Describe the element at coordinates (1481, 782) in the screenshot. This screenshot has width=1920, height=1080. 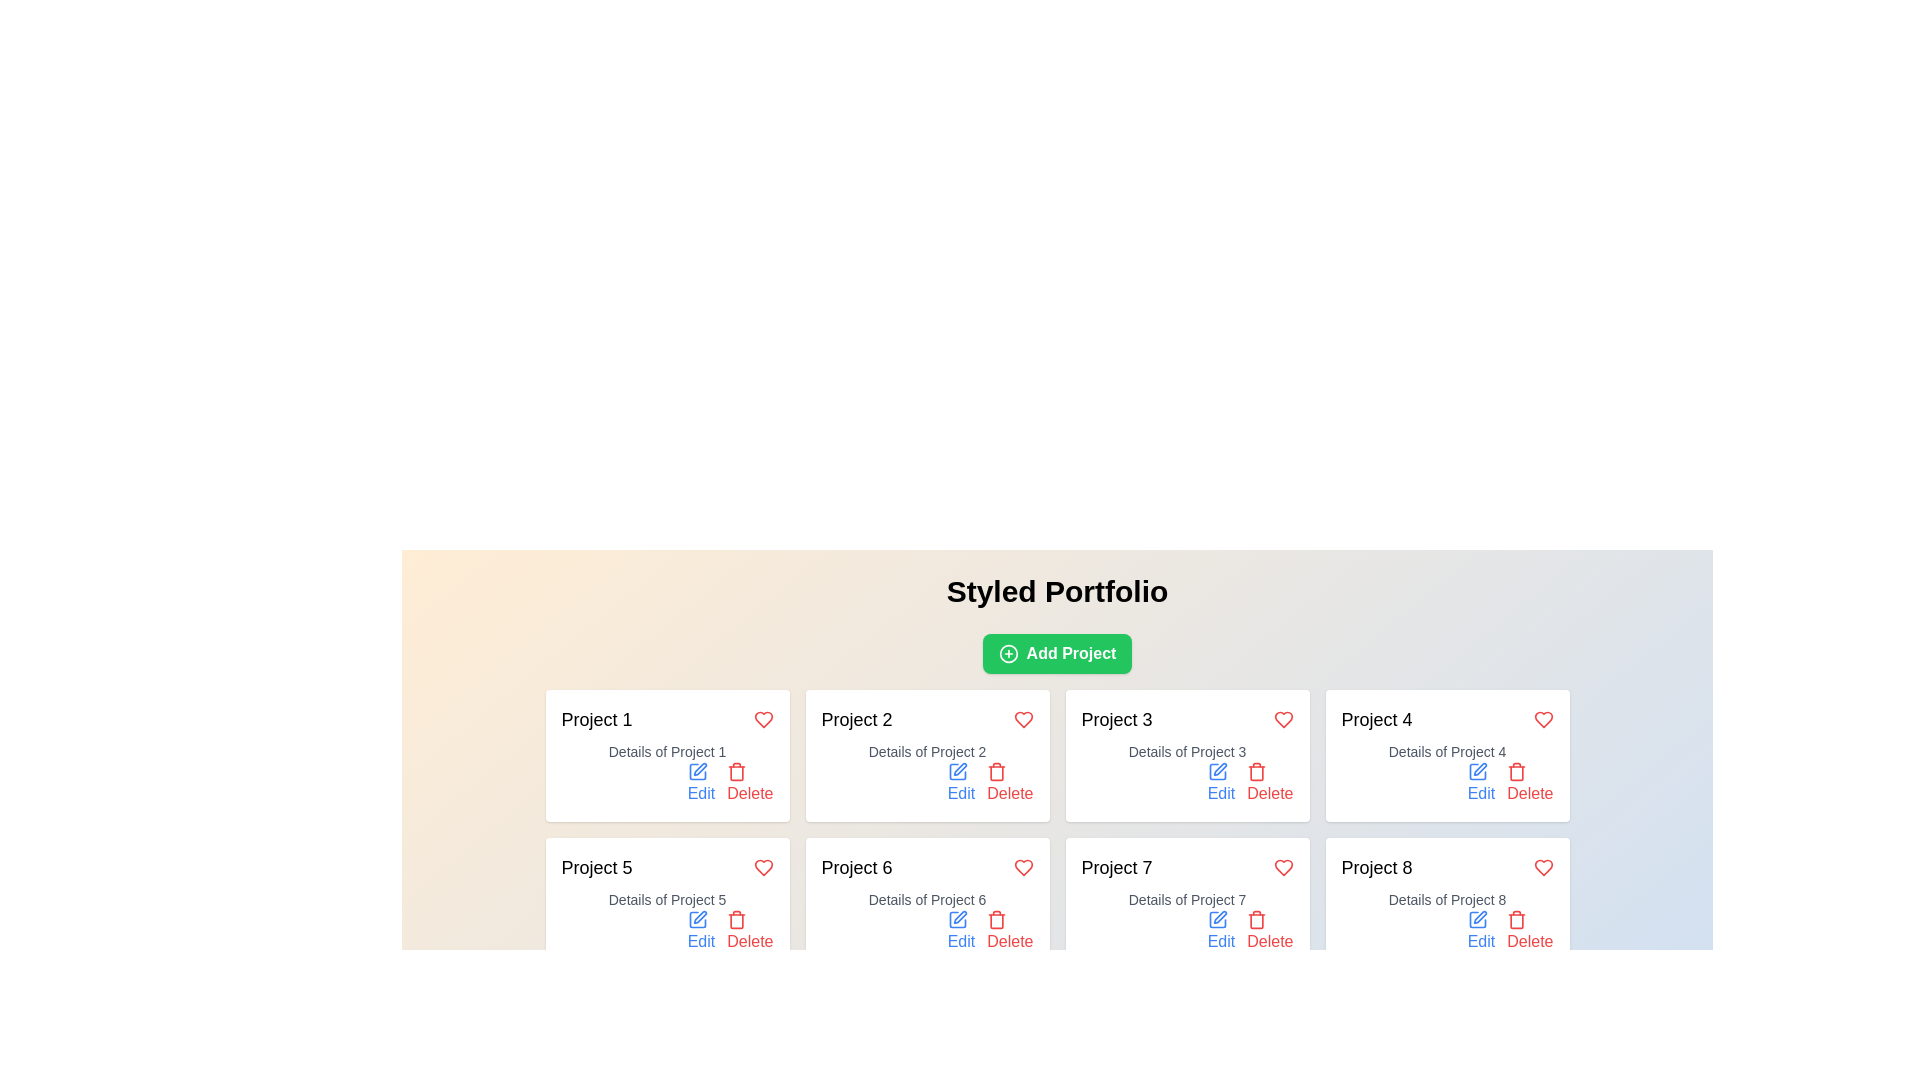
I see `the 'Edit' button located in the lower right corner of the 'Project 4' section to initiate the edit functionality` at that location.